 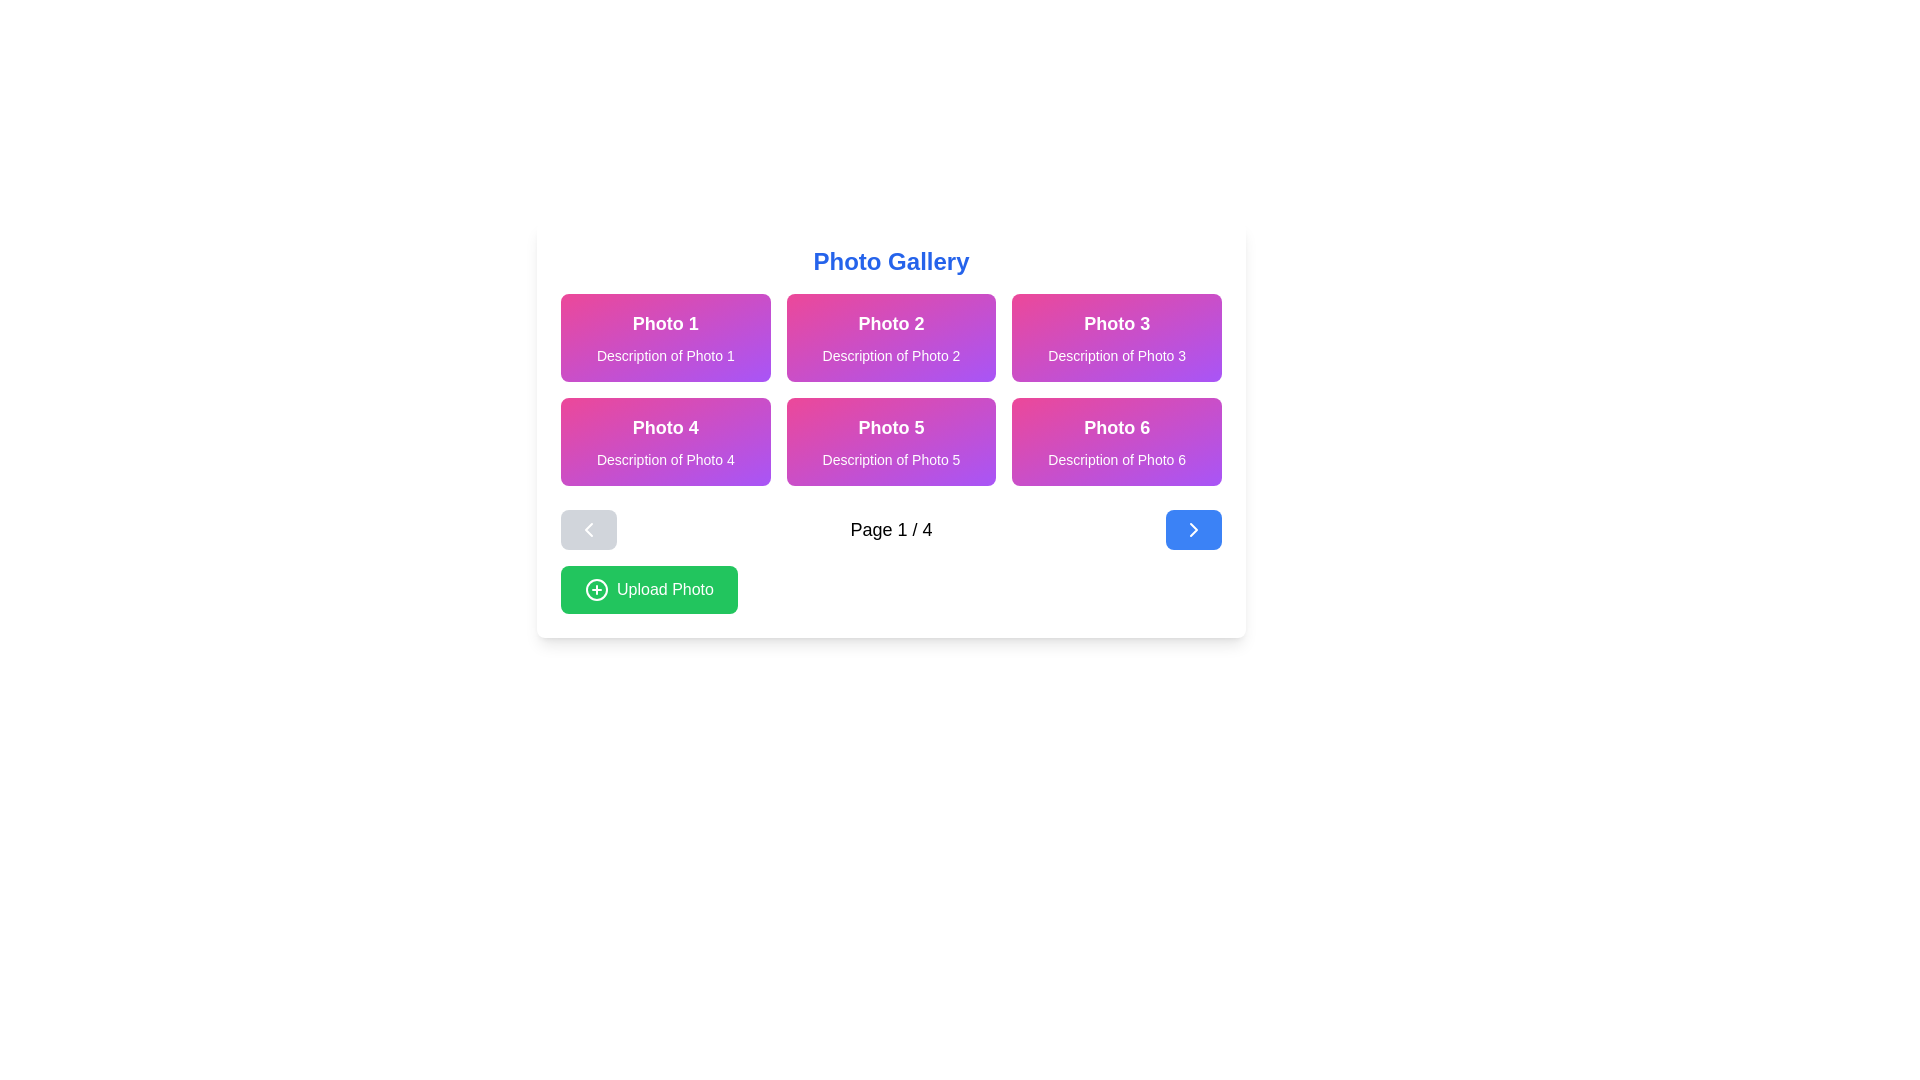 I want to click on the right-pointing chevron icon located within the small blue circular button in the bottom-right corner of the interface, so click(x=1194, y=528).